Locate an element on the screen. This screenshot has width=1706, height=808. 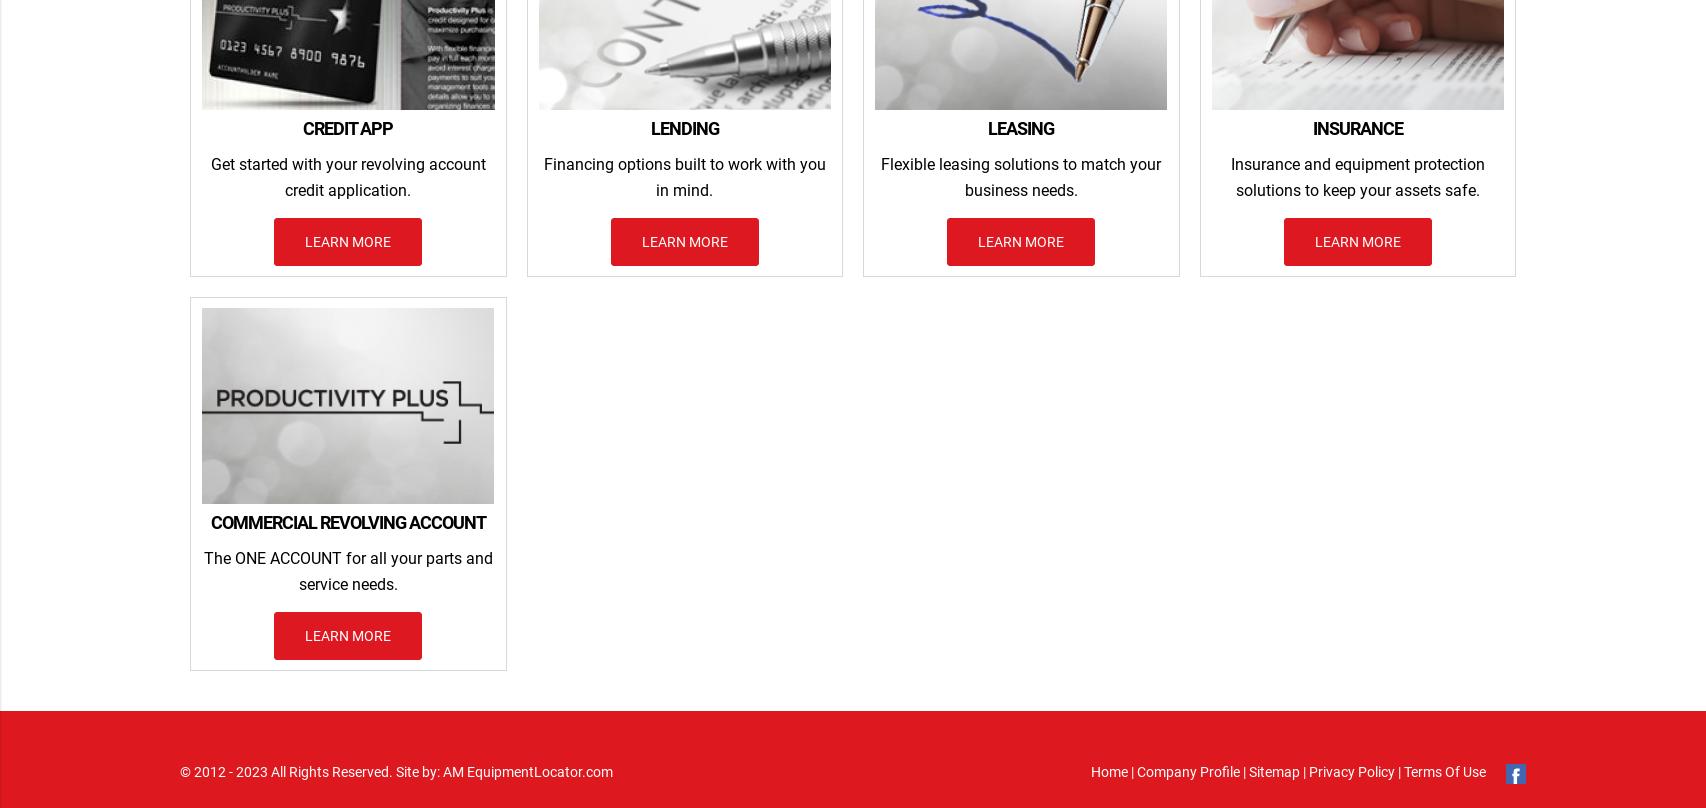
'Flexible leasing solutions to match your business needs.' is located at coordinates (1021, 175).